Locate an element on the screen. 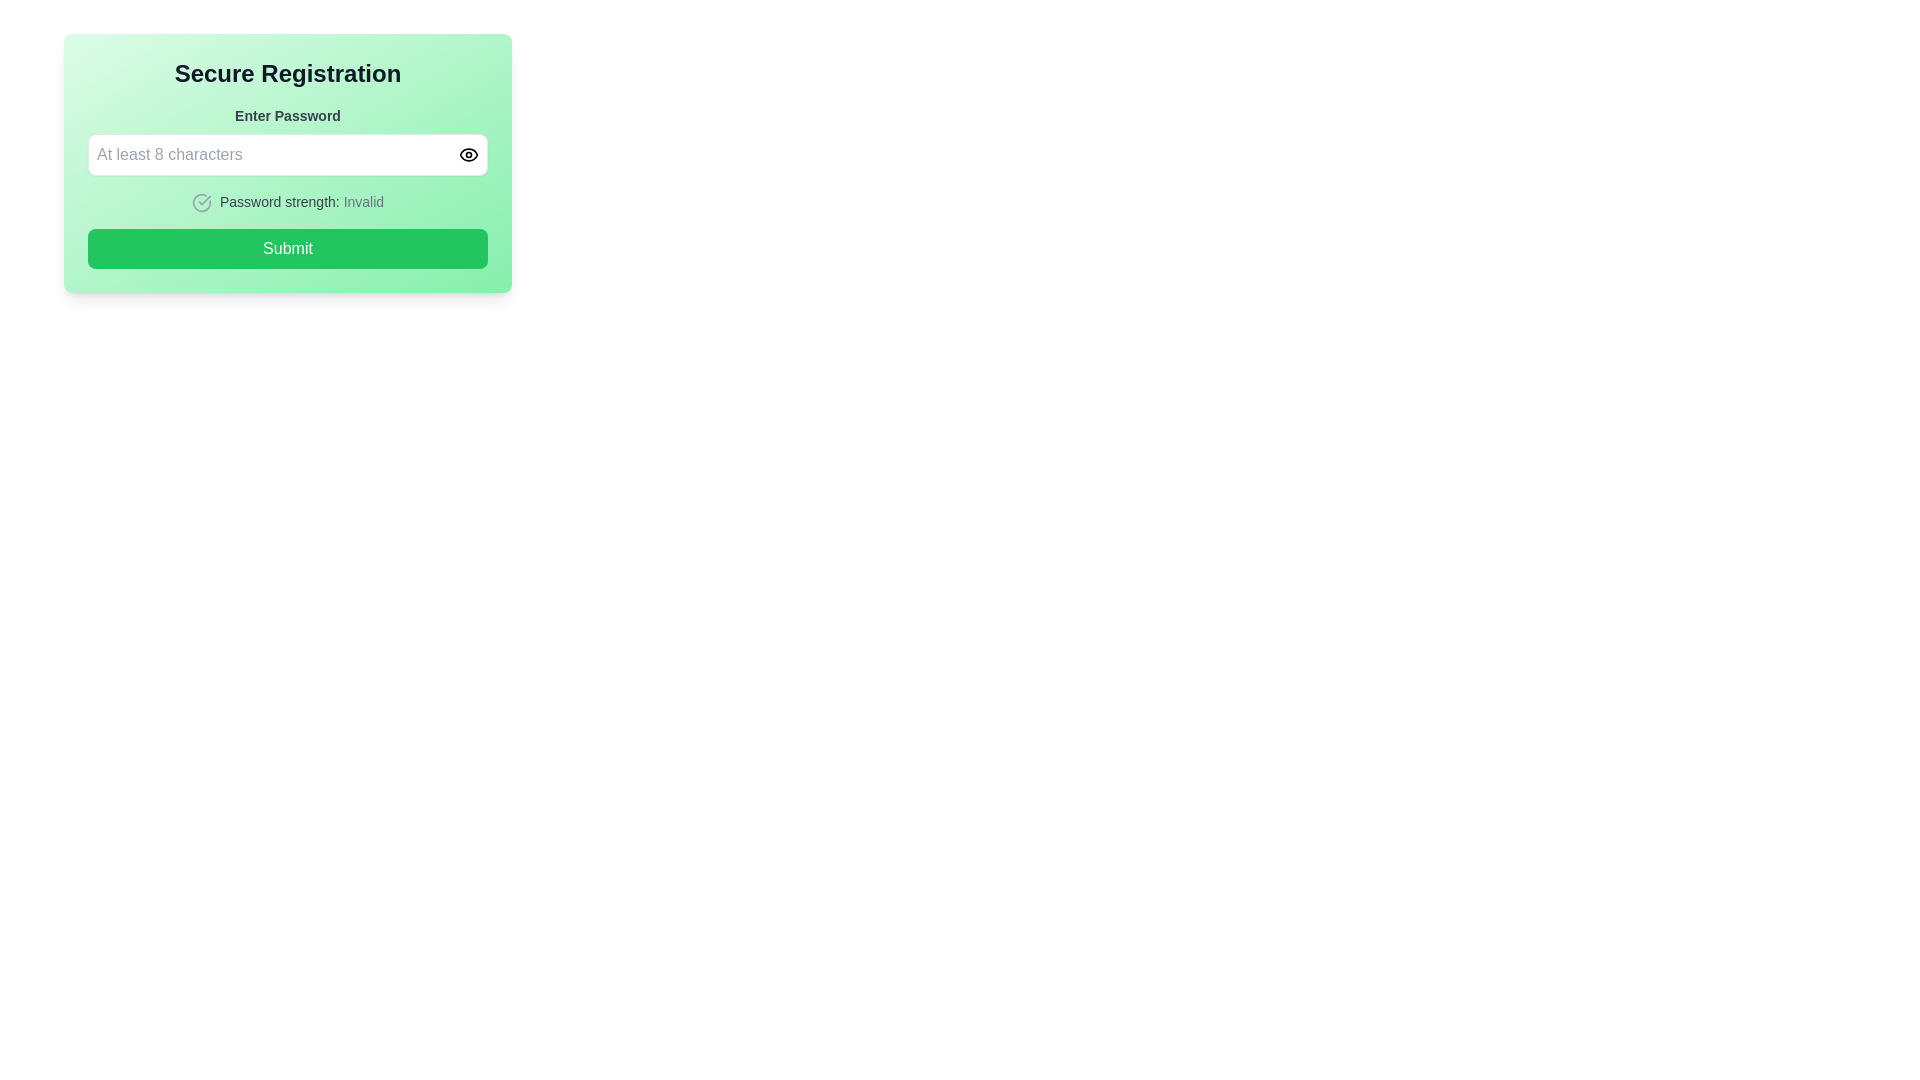 The image size is (1920, 1080). the informative text label indicating password strength, located below the password input field and above the green 'Submit' button is located at coordinates (287, 201).